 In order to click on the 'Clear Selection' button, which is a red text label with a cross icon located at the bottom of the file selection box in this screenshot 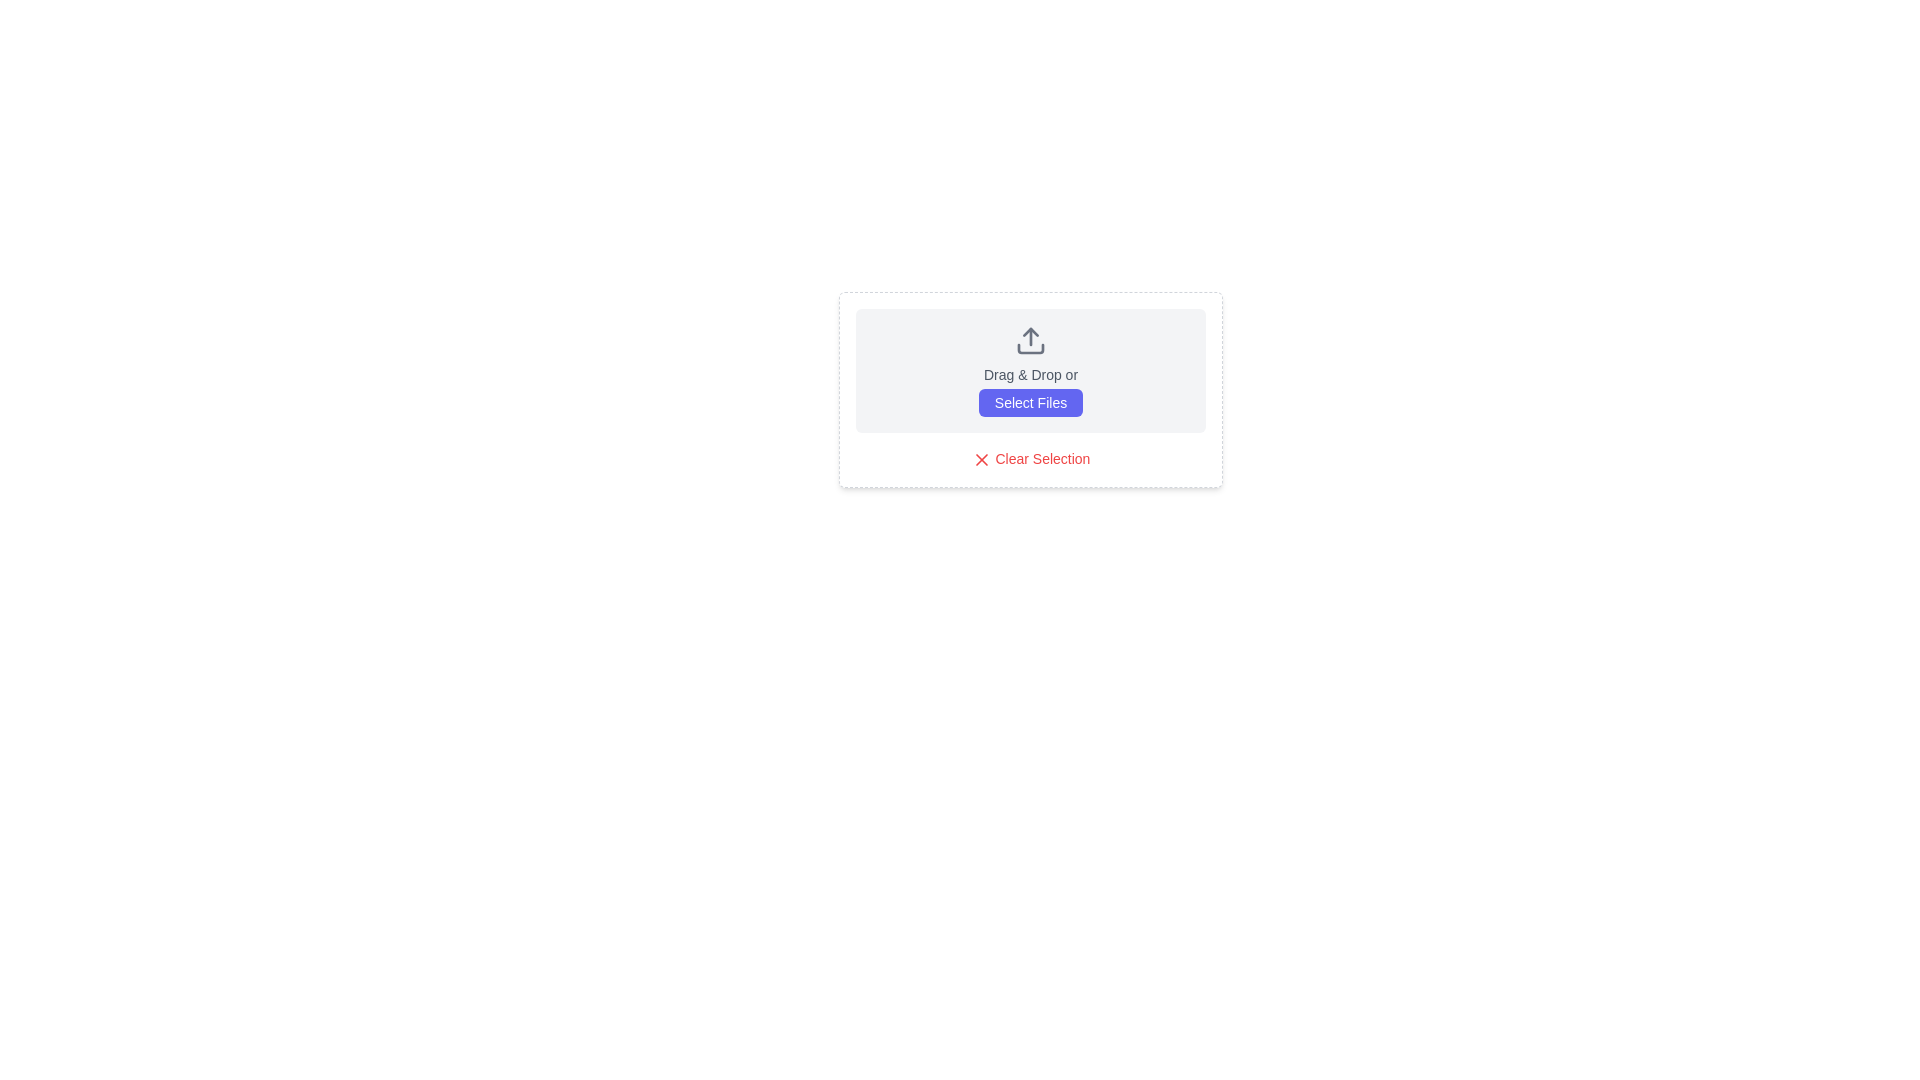, I will do `click(1031, 459)`.